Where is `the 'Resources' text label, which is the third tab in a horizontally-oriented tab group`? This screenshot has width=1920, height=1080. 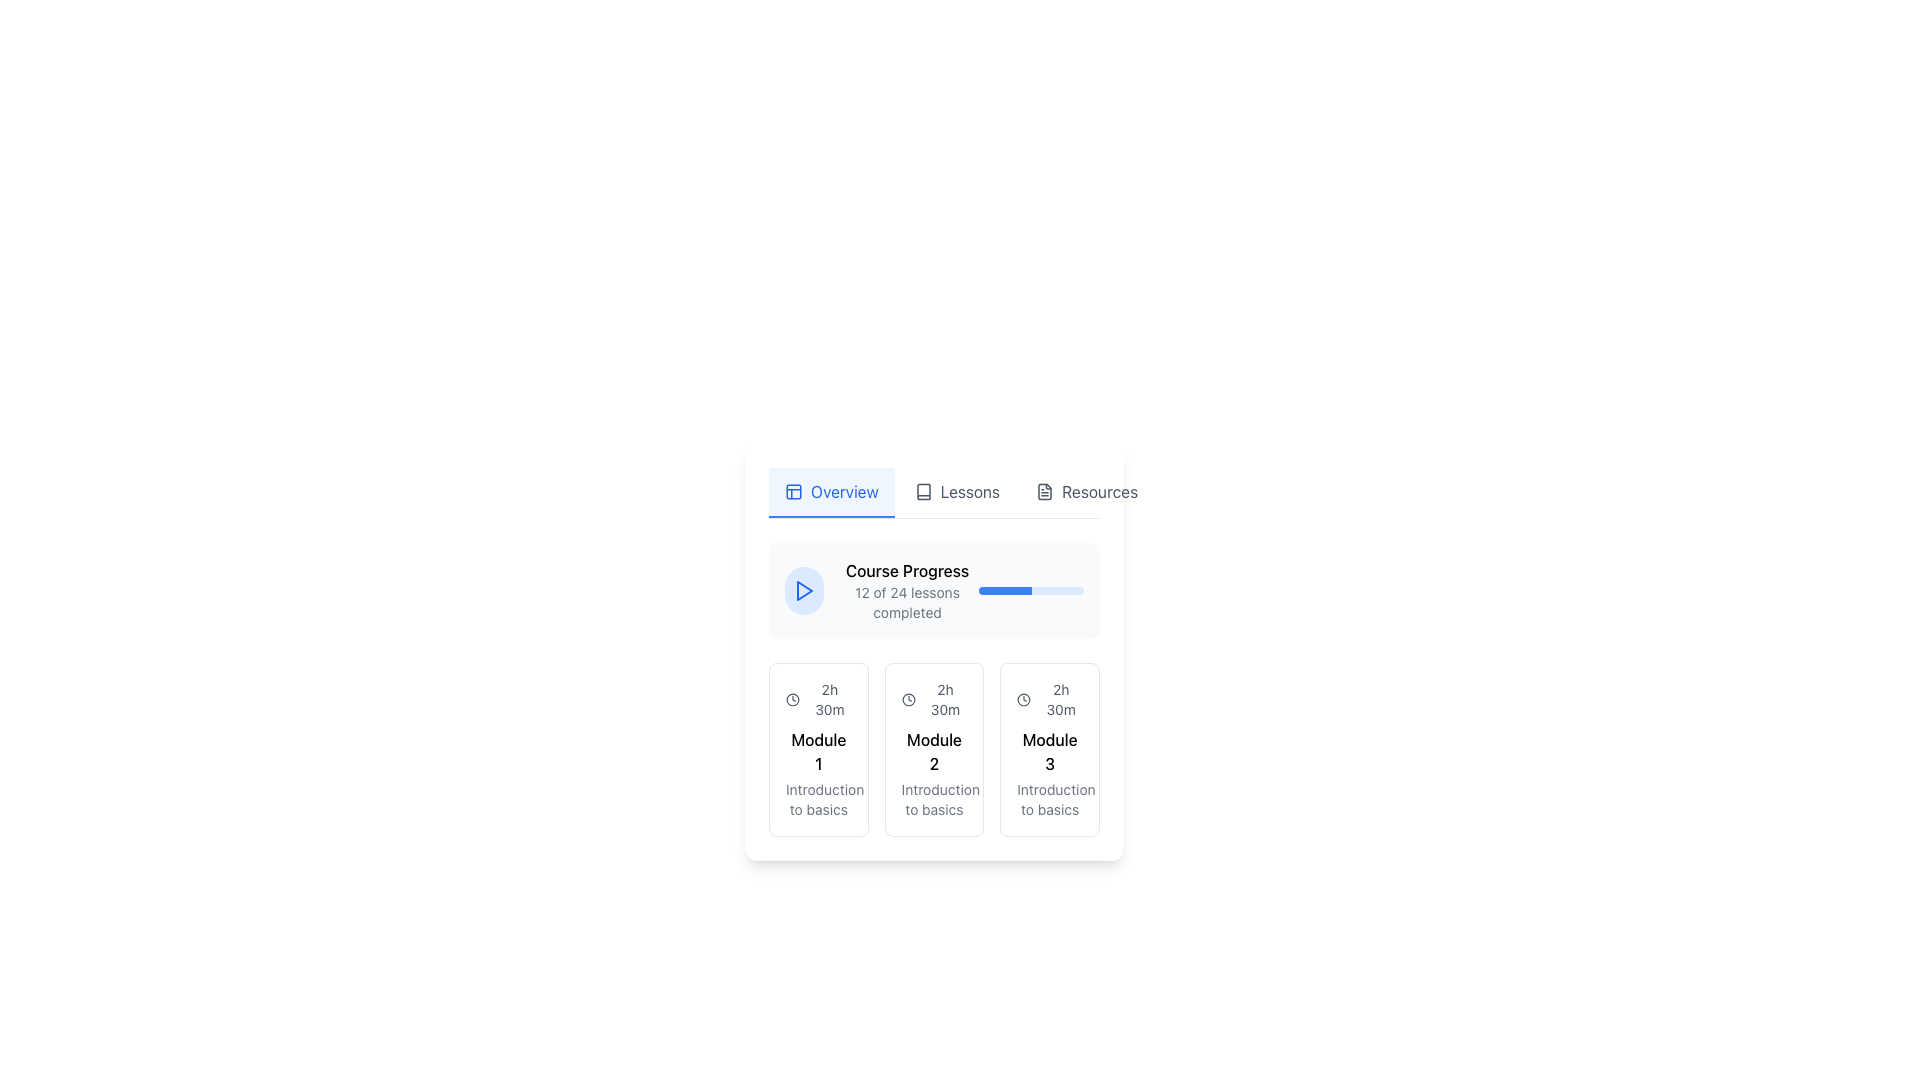 the 'Resources' text label, which is the third tab in a horizontally-oriented tab group is located at coordinates (1099, 492).